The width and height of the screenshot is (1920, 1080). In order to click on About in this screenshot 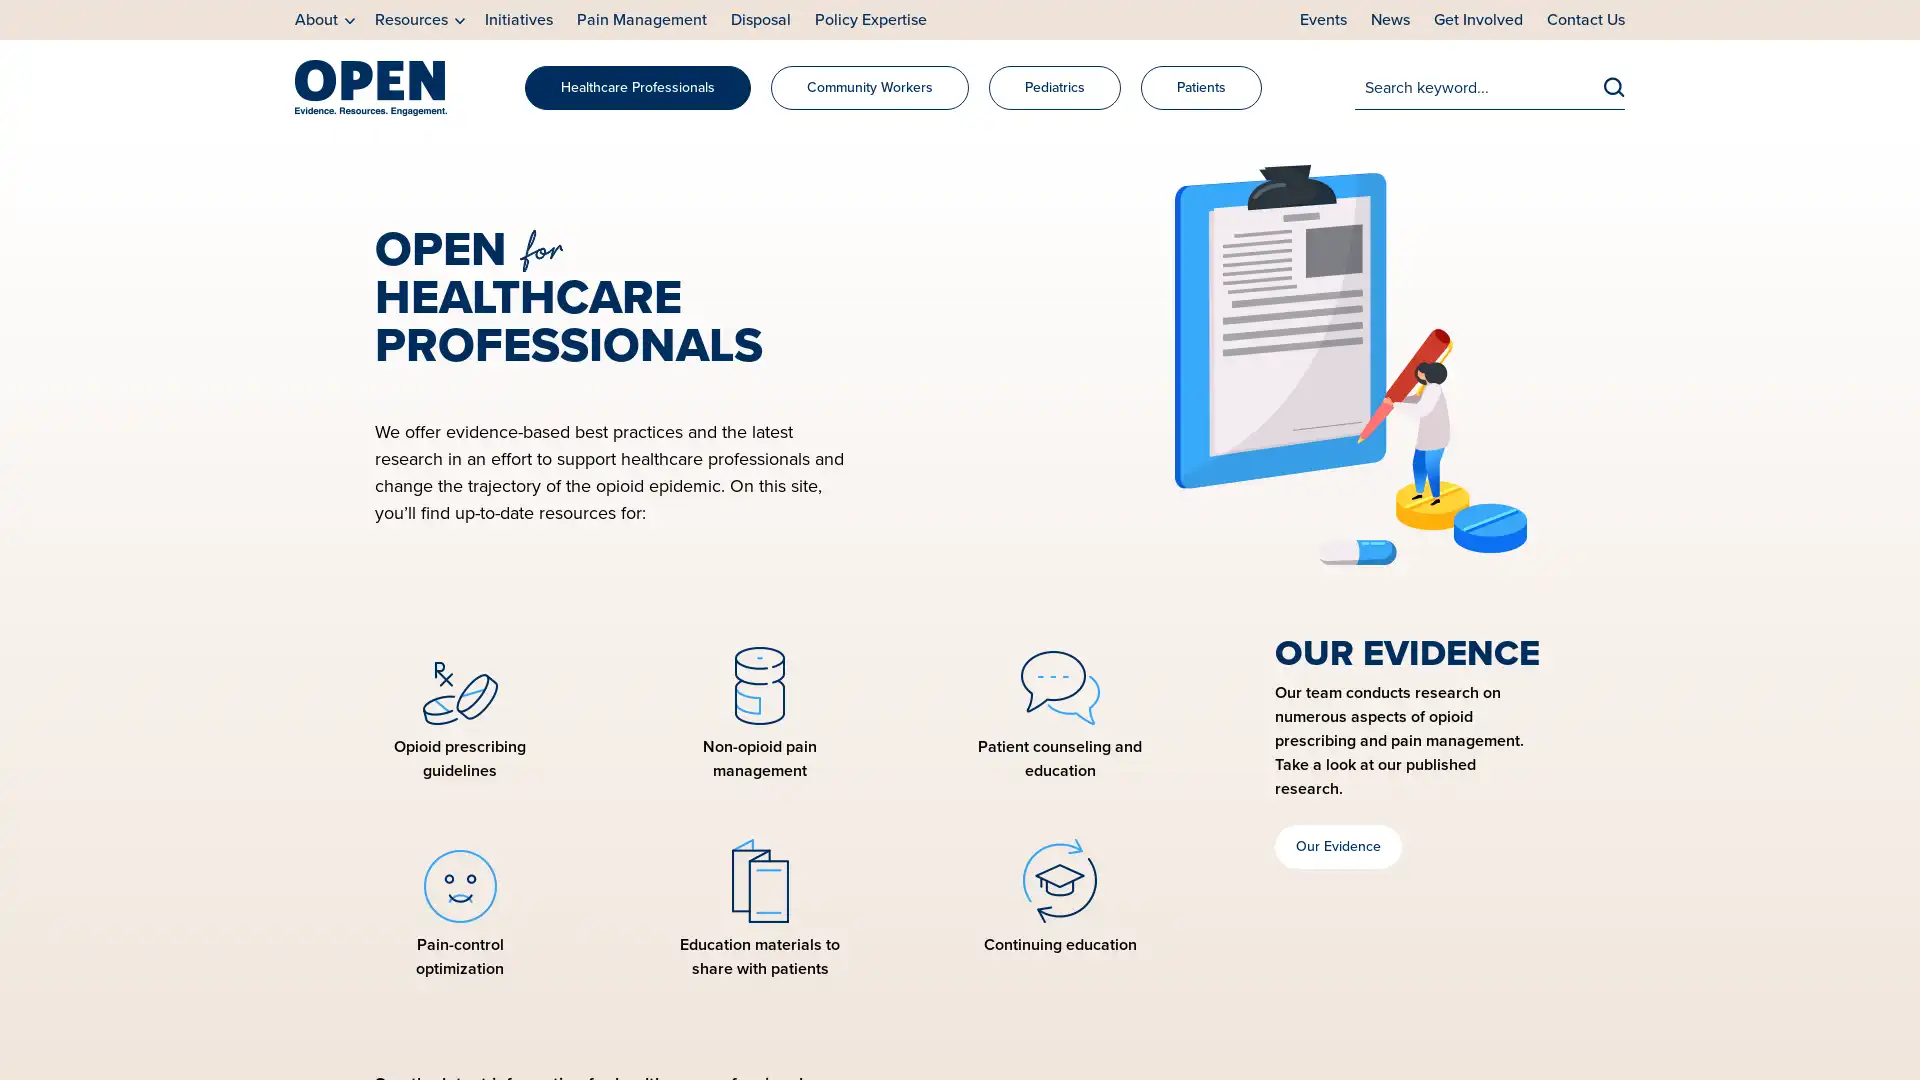, I will do `click(325, 20)`.